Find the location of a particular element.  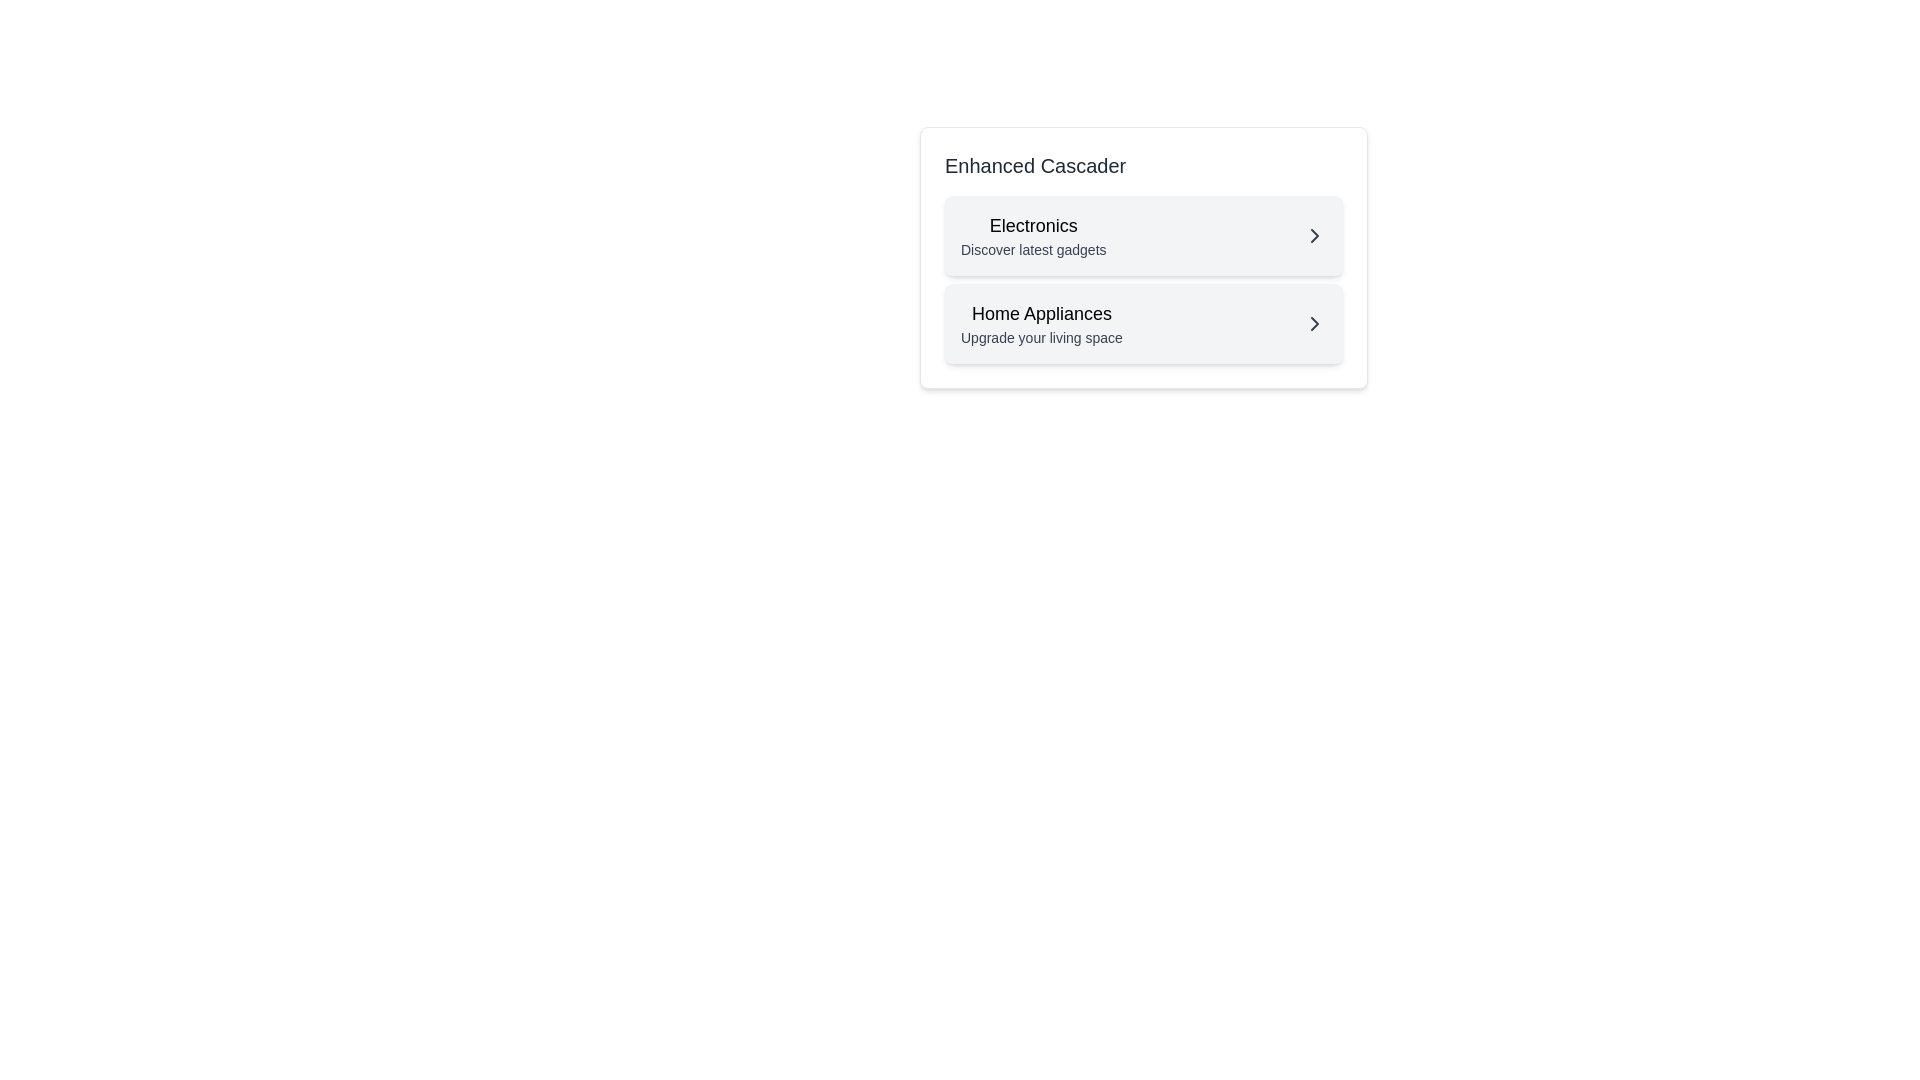

the rightward-pointing chevron icon in the 'Electronics' section is located at coordinates (1315, 234).